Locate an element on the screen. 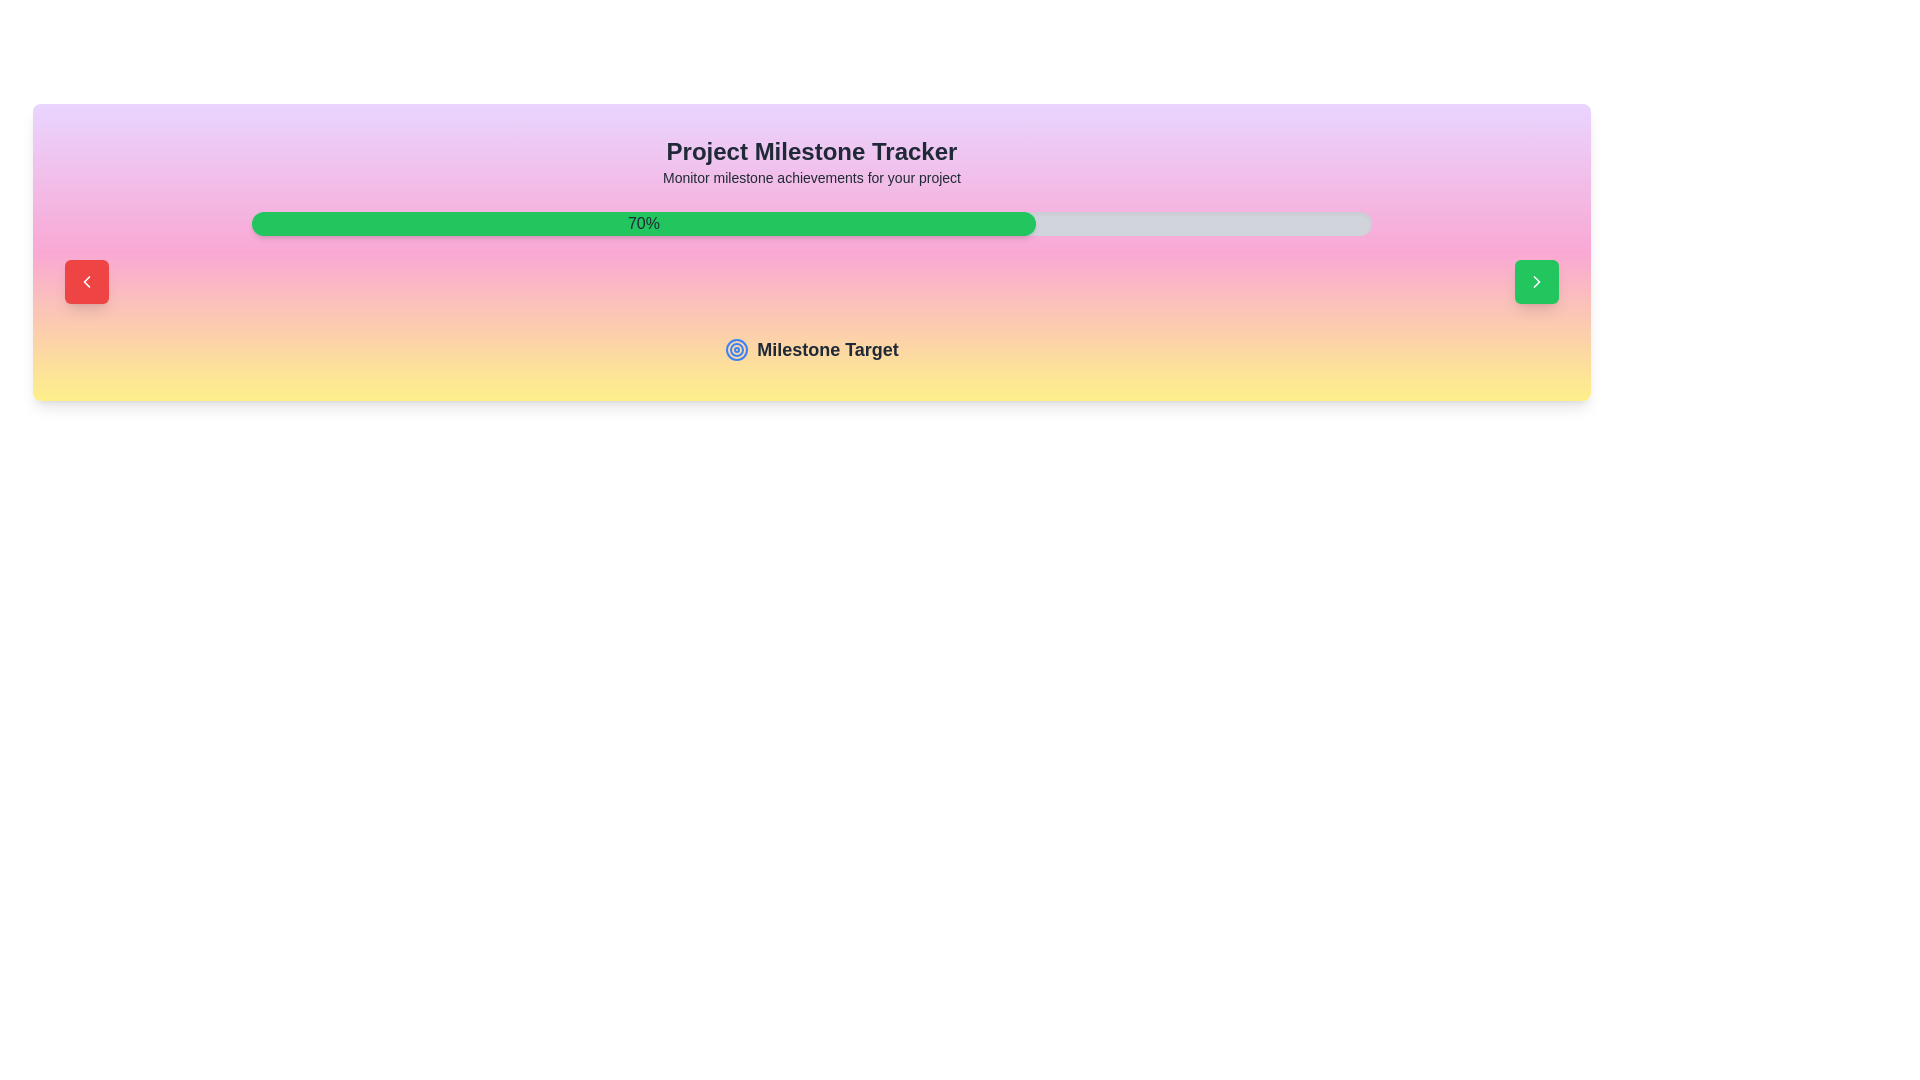 This screenshot has height=1080, width=1920. the 'Milestone Target' label which is displayed in bold font with a blue target icon, located beneath the progress bar and heading in the middle-bottom portion of the layout is located at coordinates (811, 349).